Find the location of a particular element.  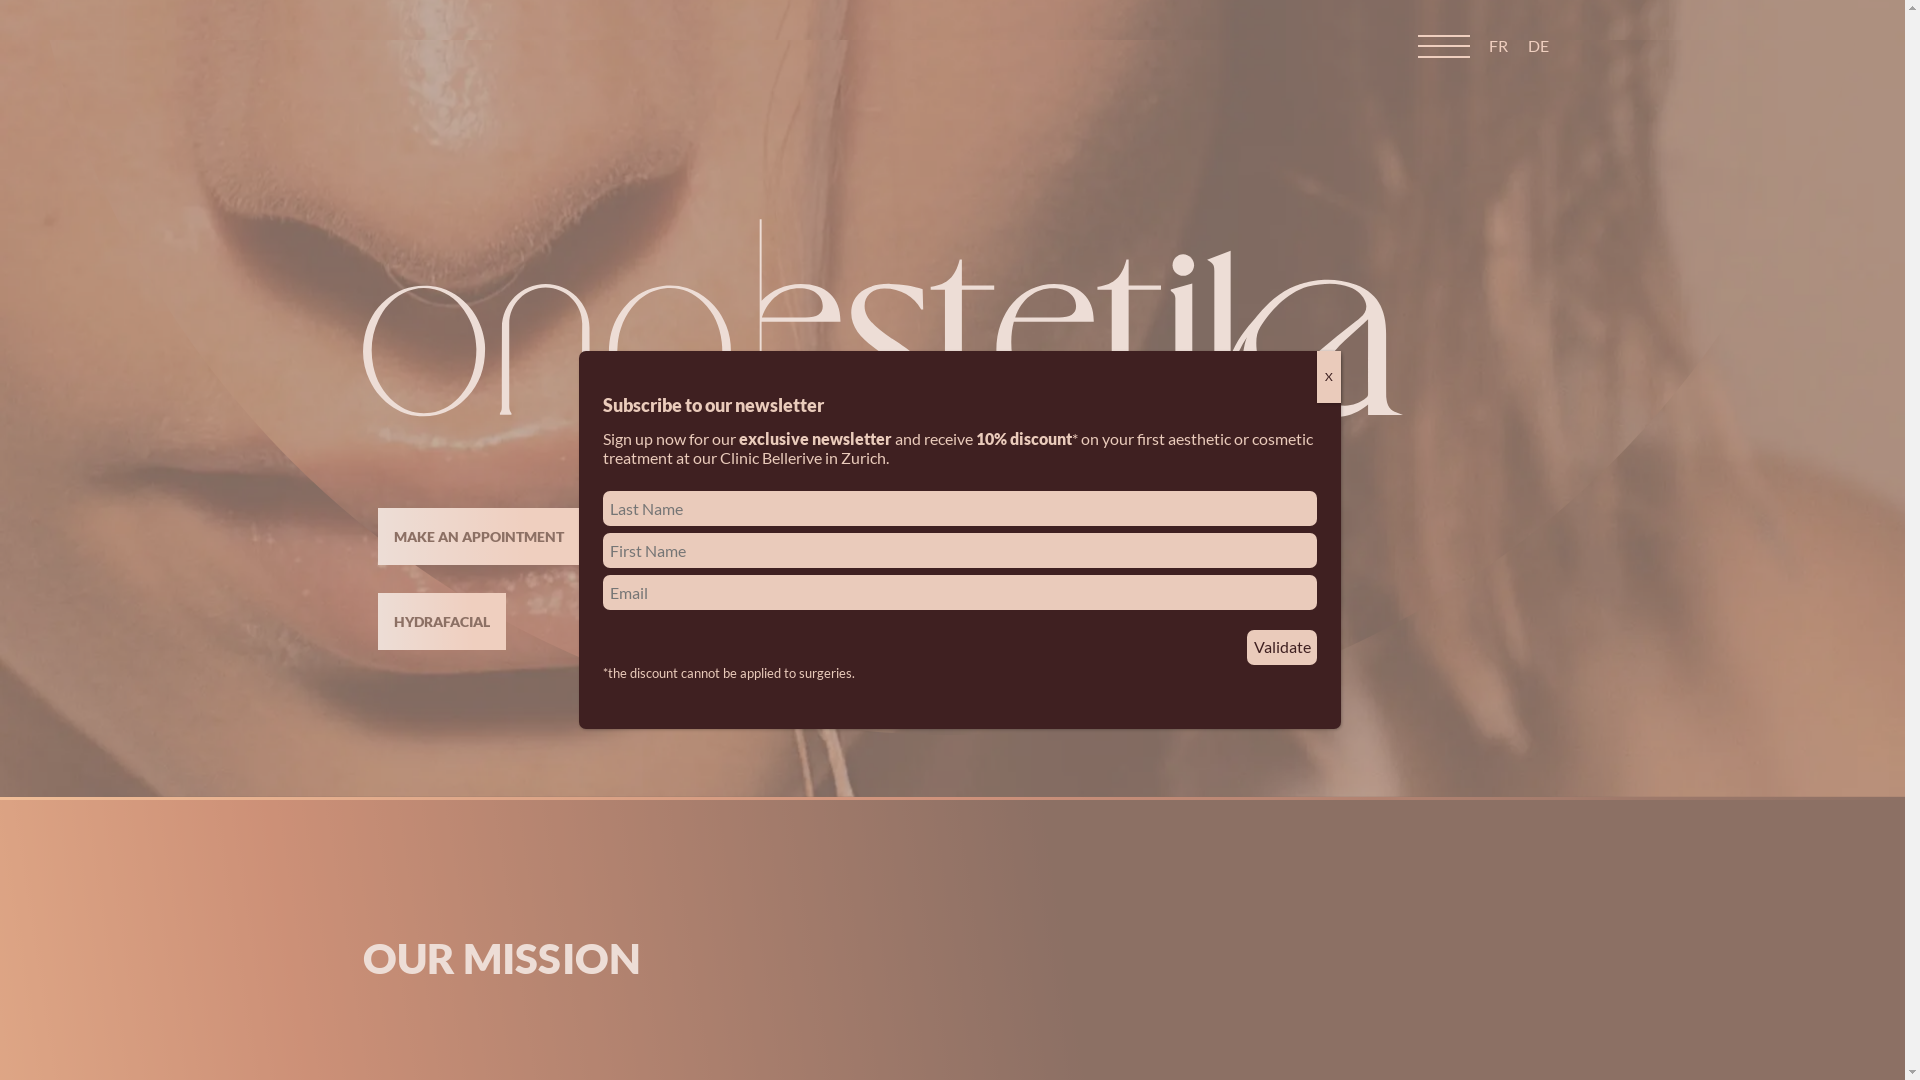

'HYDRAFACIAL' is located at coordinates (440, 620).